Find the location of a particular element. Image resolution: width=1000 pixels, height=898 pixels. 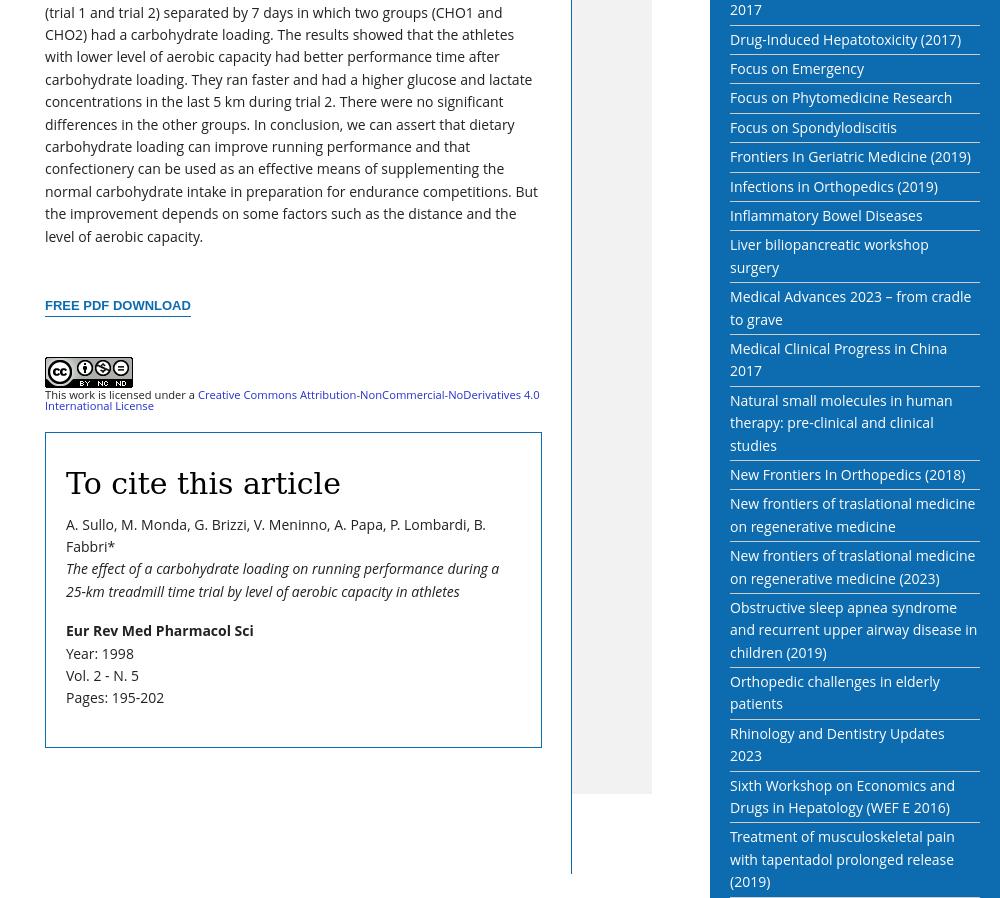

'Medical Clinical Progress in China 2017' is located at coordinates (729, 359).